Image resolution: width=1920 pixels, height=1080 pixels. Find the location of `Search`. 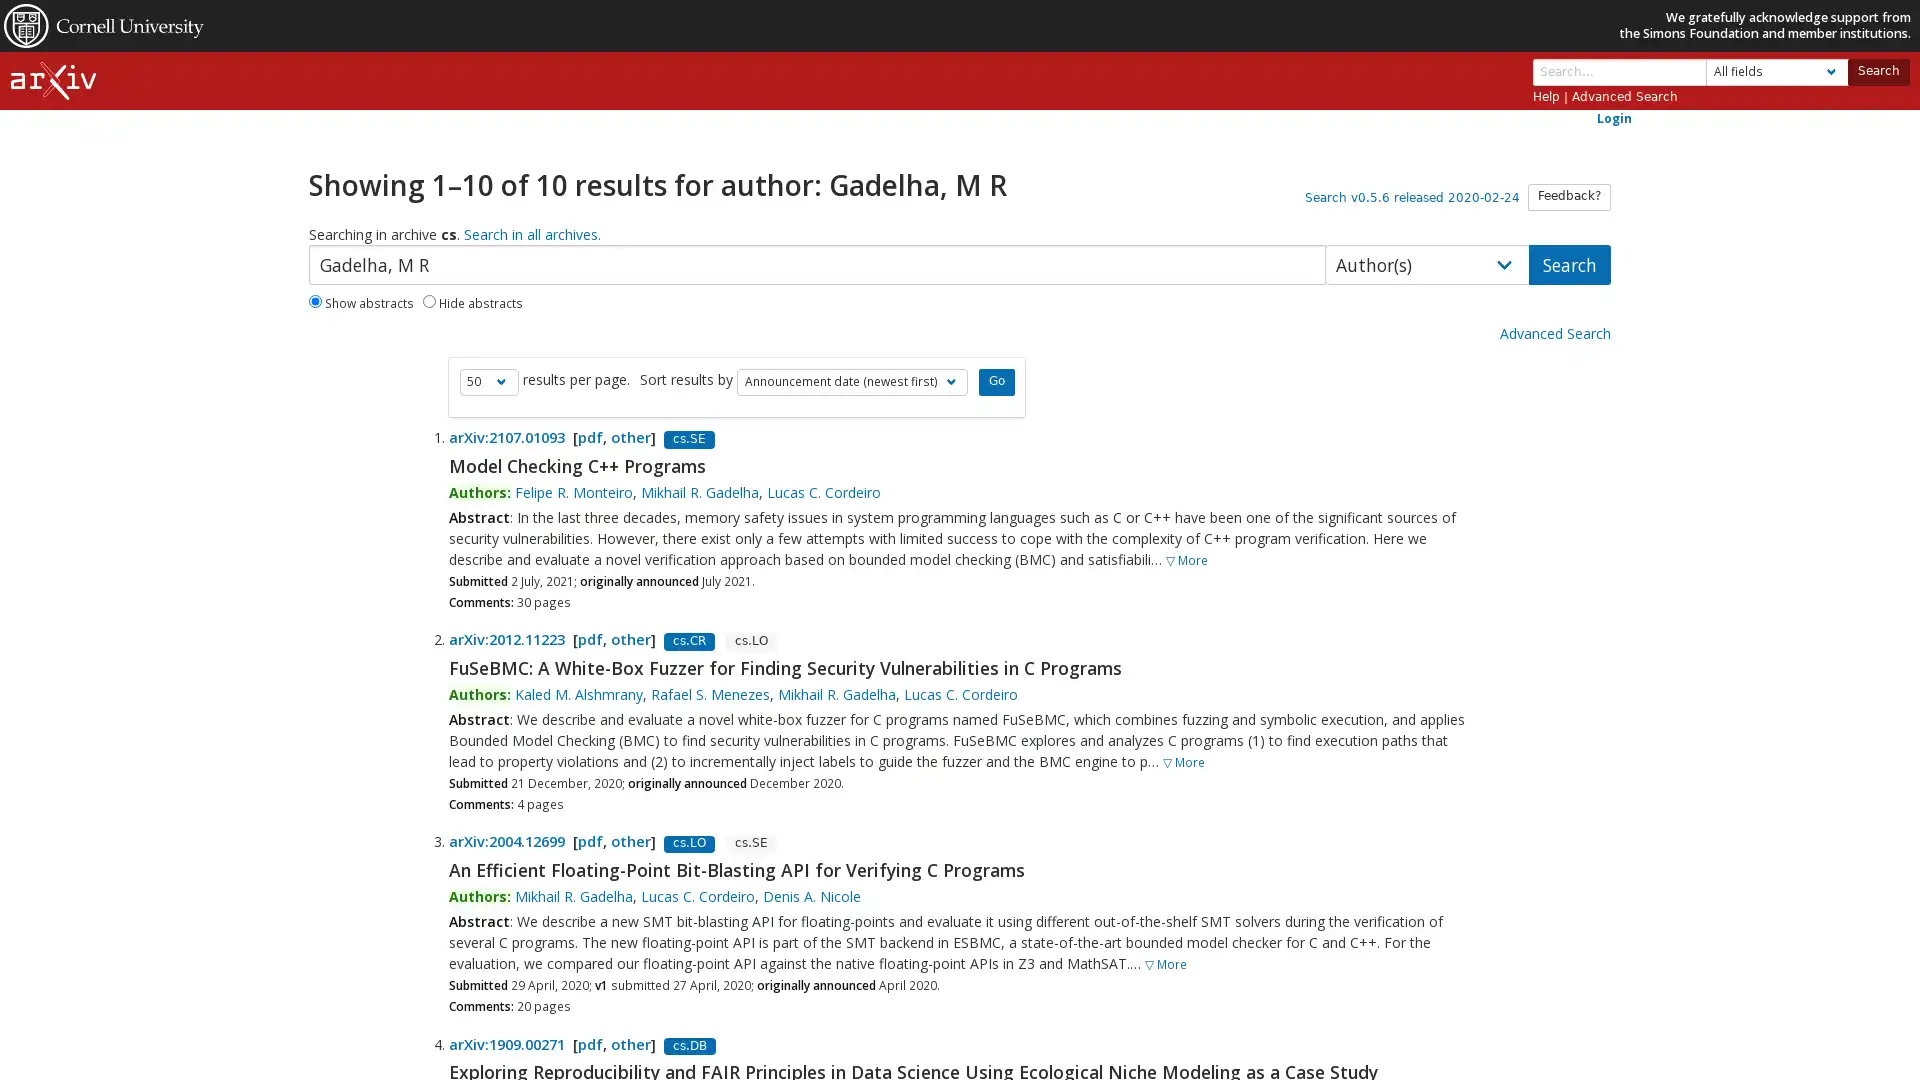

Search is located at coordinates (1568, 263).